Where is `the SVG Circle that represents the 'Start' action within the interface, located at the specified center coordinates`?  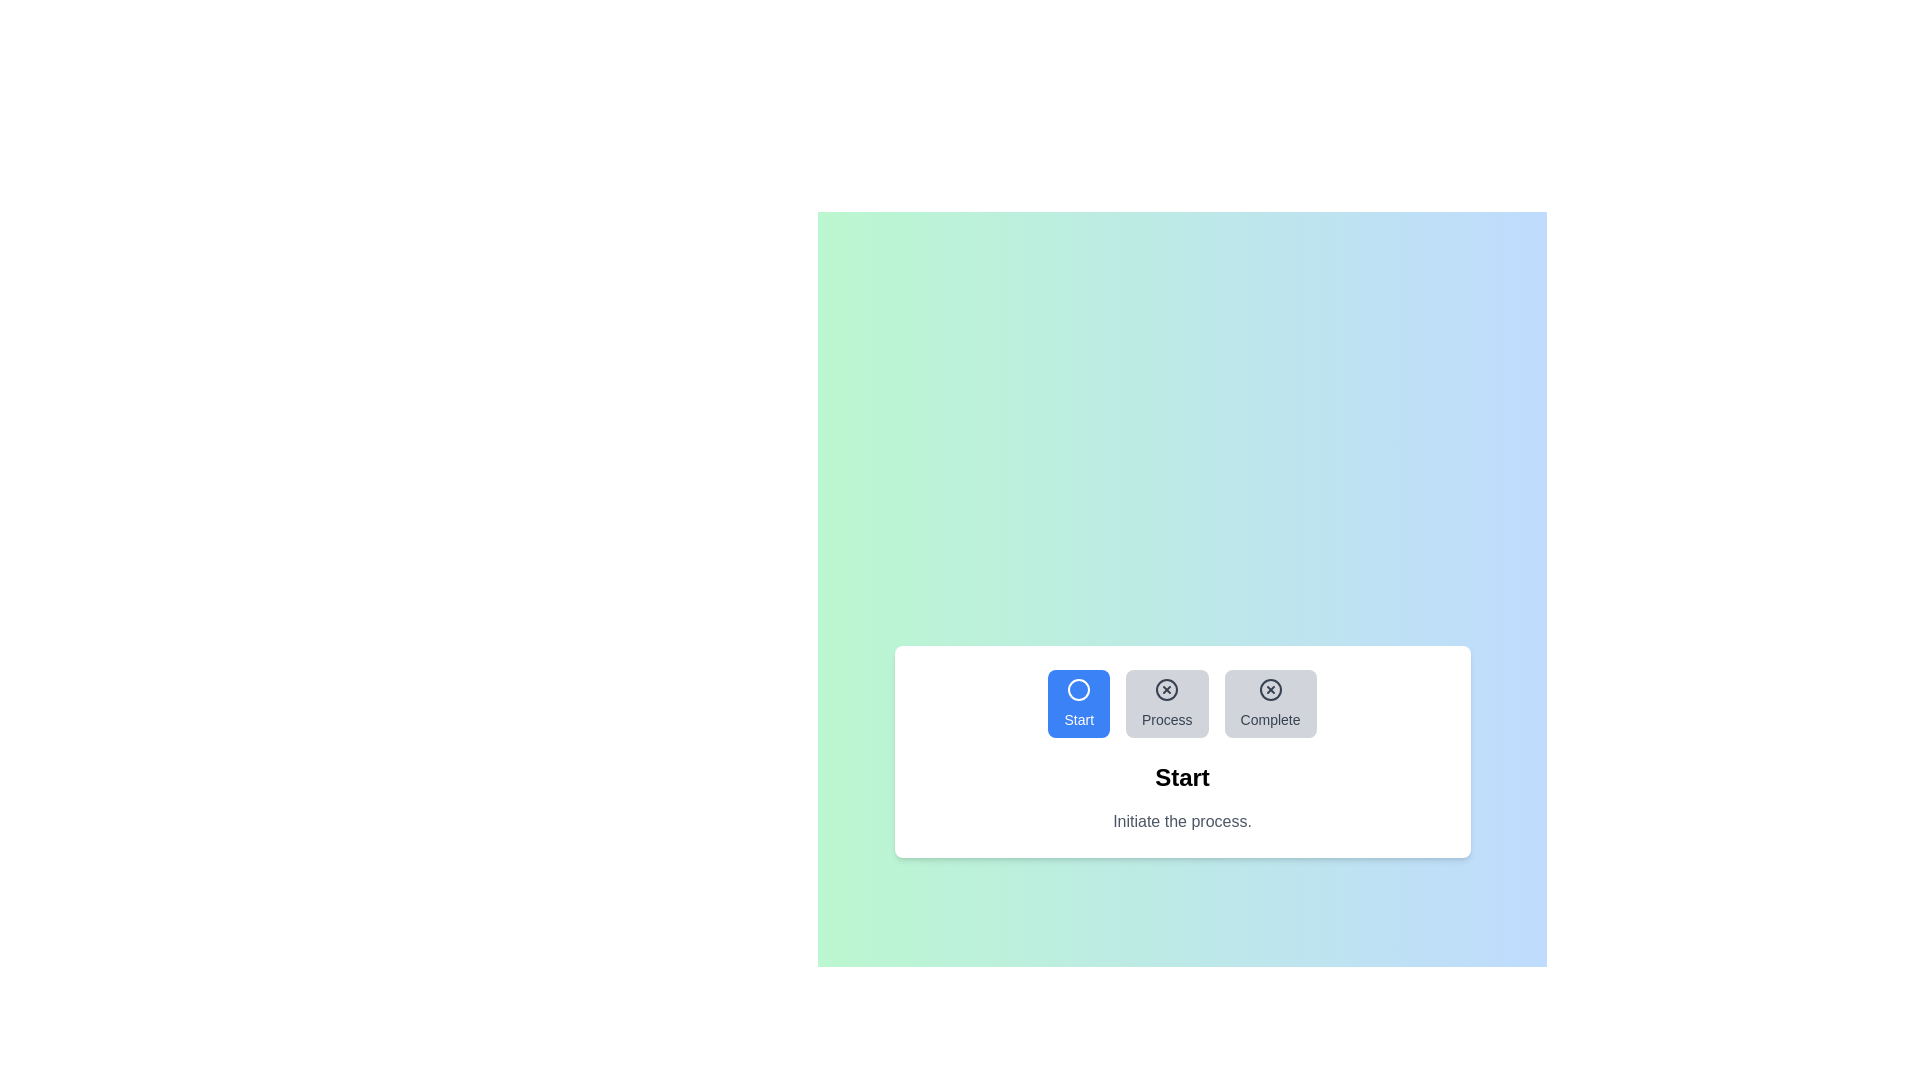
the SVG Circle that represents the 'Start' action within the interface, located at the specified center coordinates is located at coordinates (1078, 689).